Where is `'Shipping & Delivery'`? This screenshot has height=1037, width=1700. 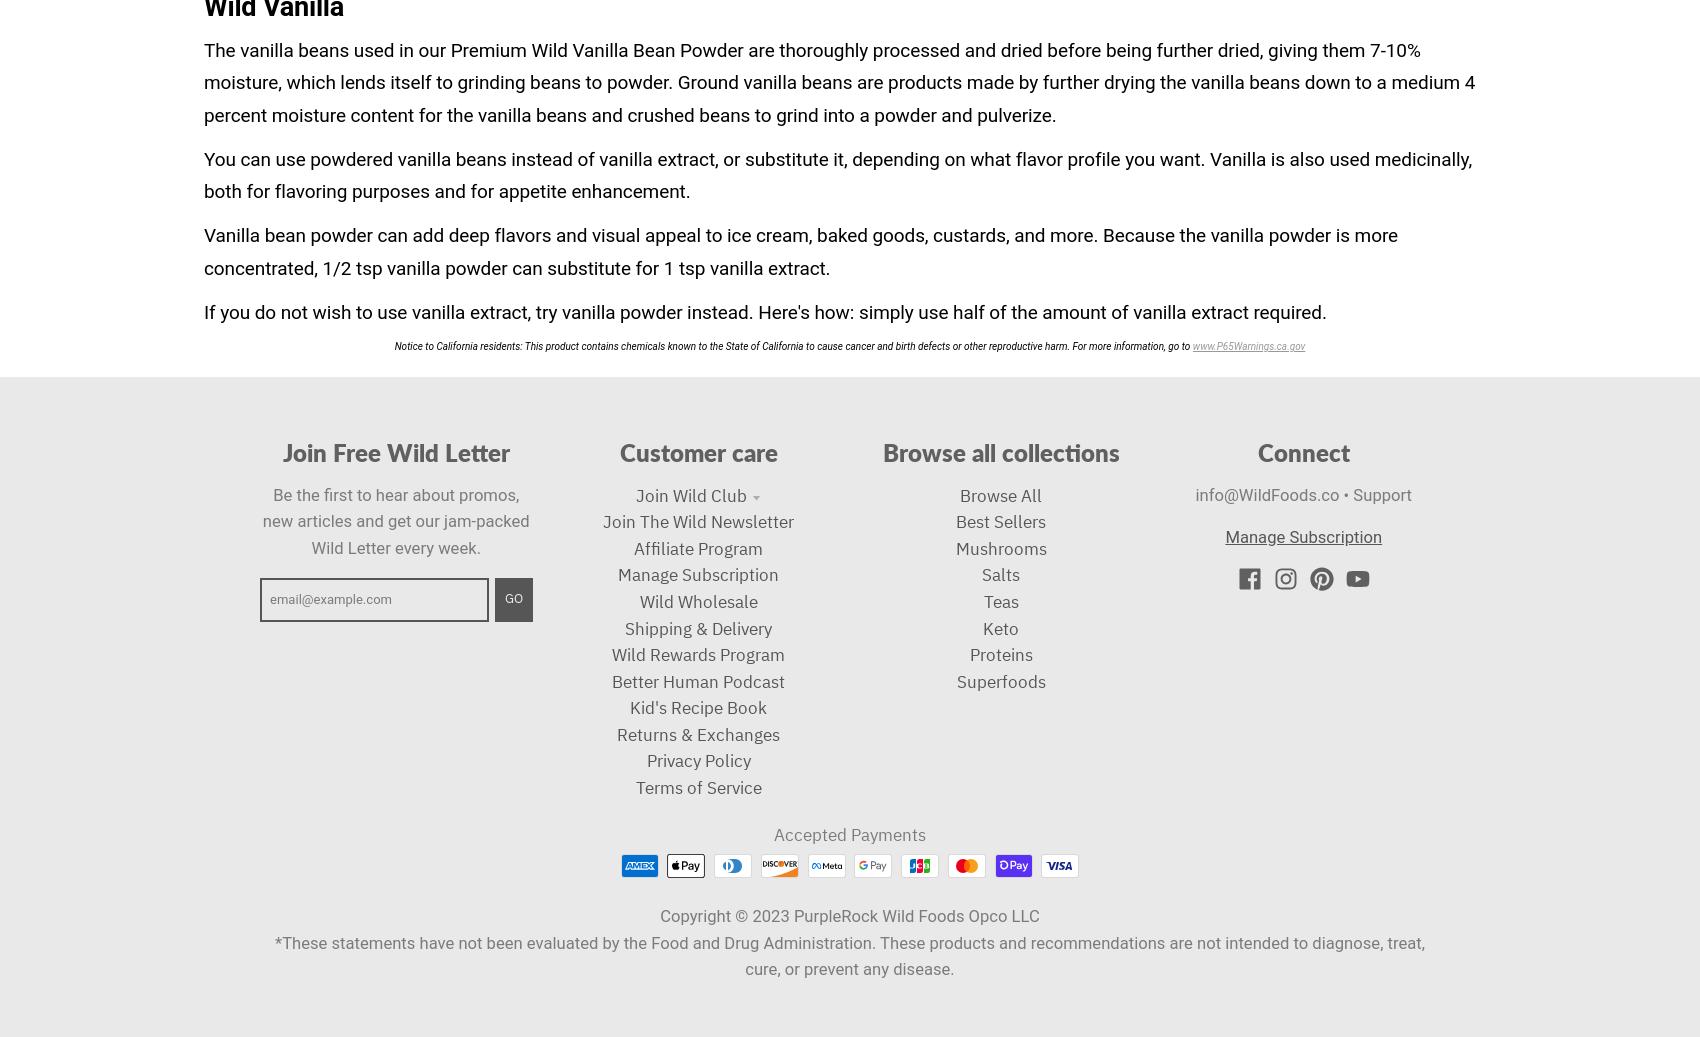 'Shipping & Delivery' is located at coordinates (698, 628).